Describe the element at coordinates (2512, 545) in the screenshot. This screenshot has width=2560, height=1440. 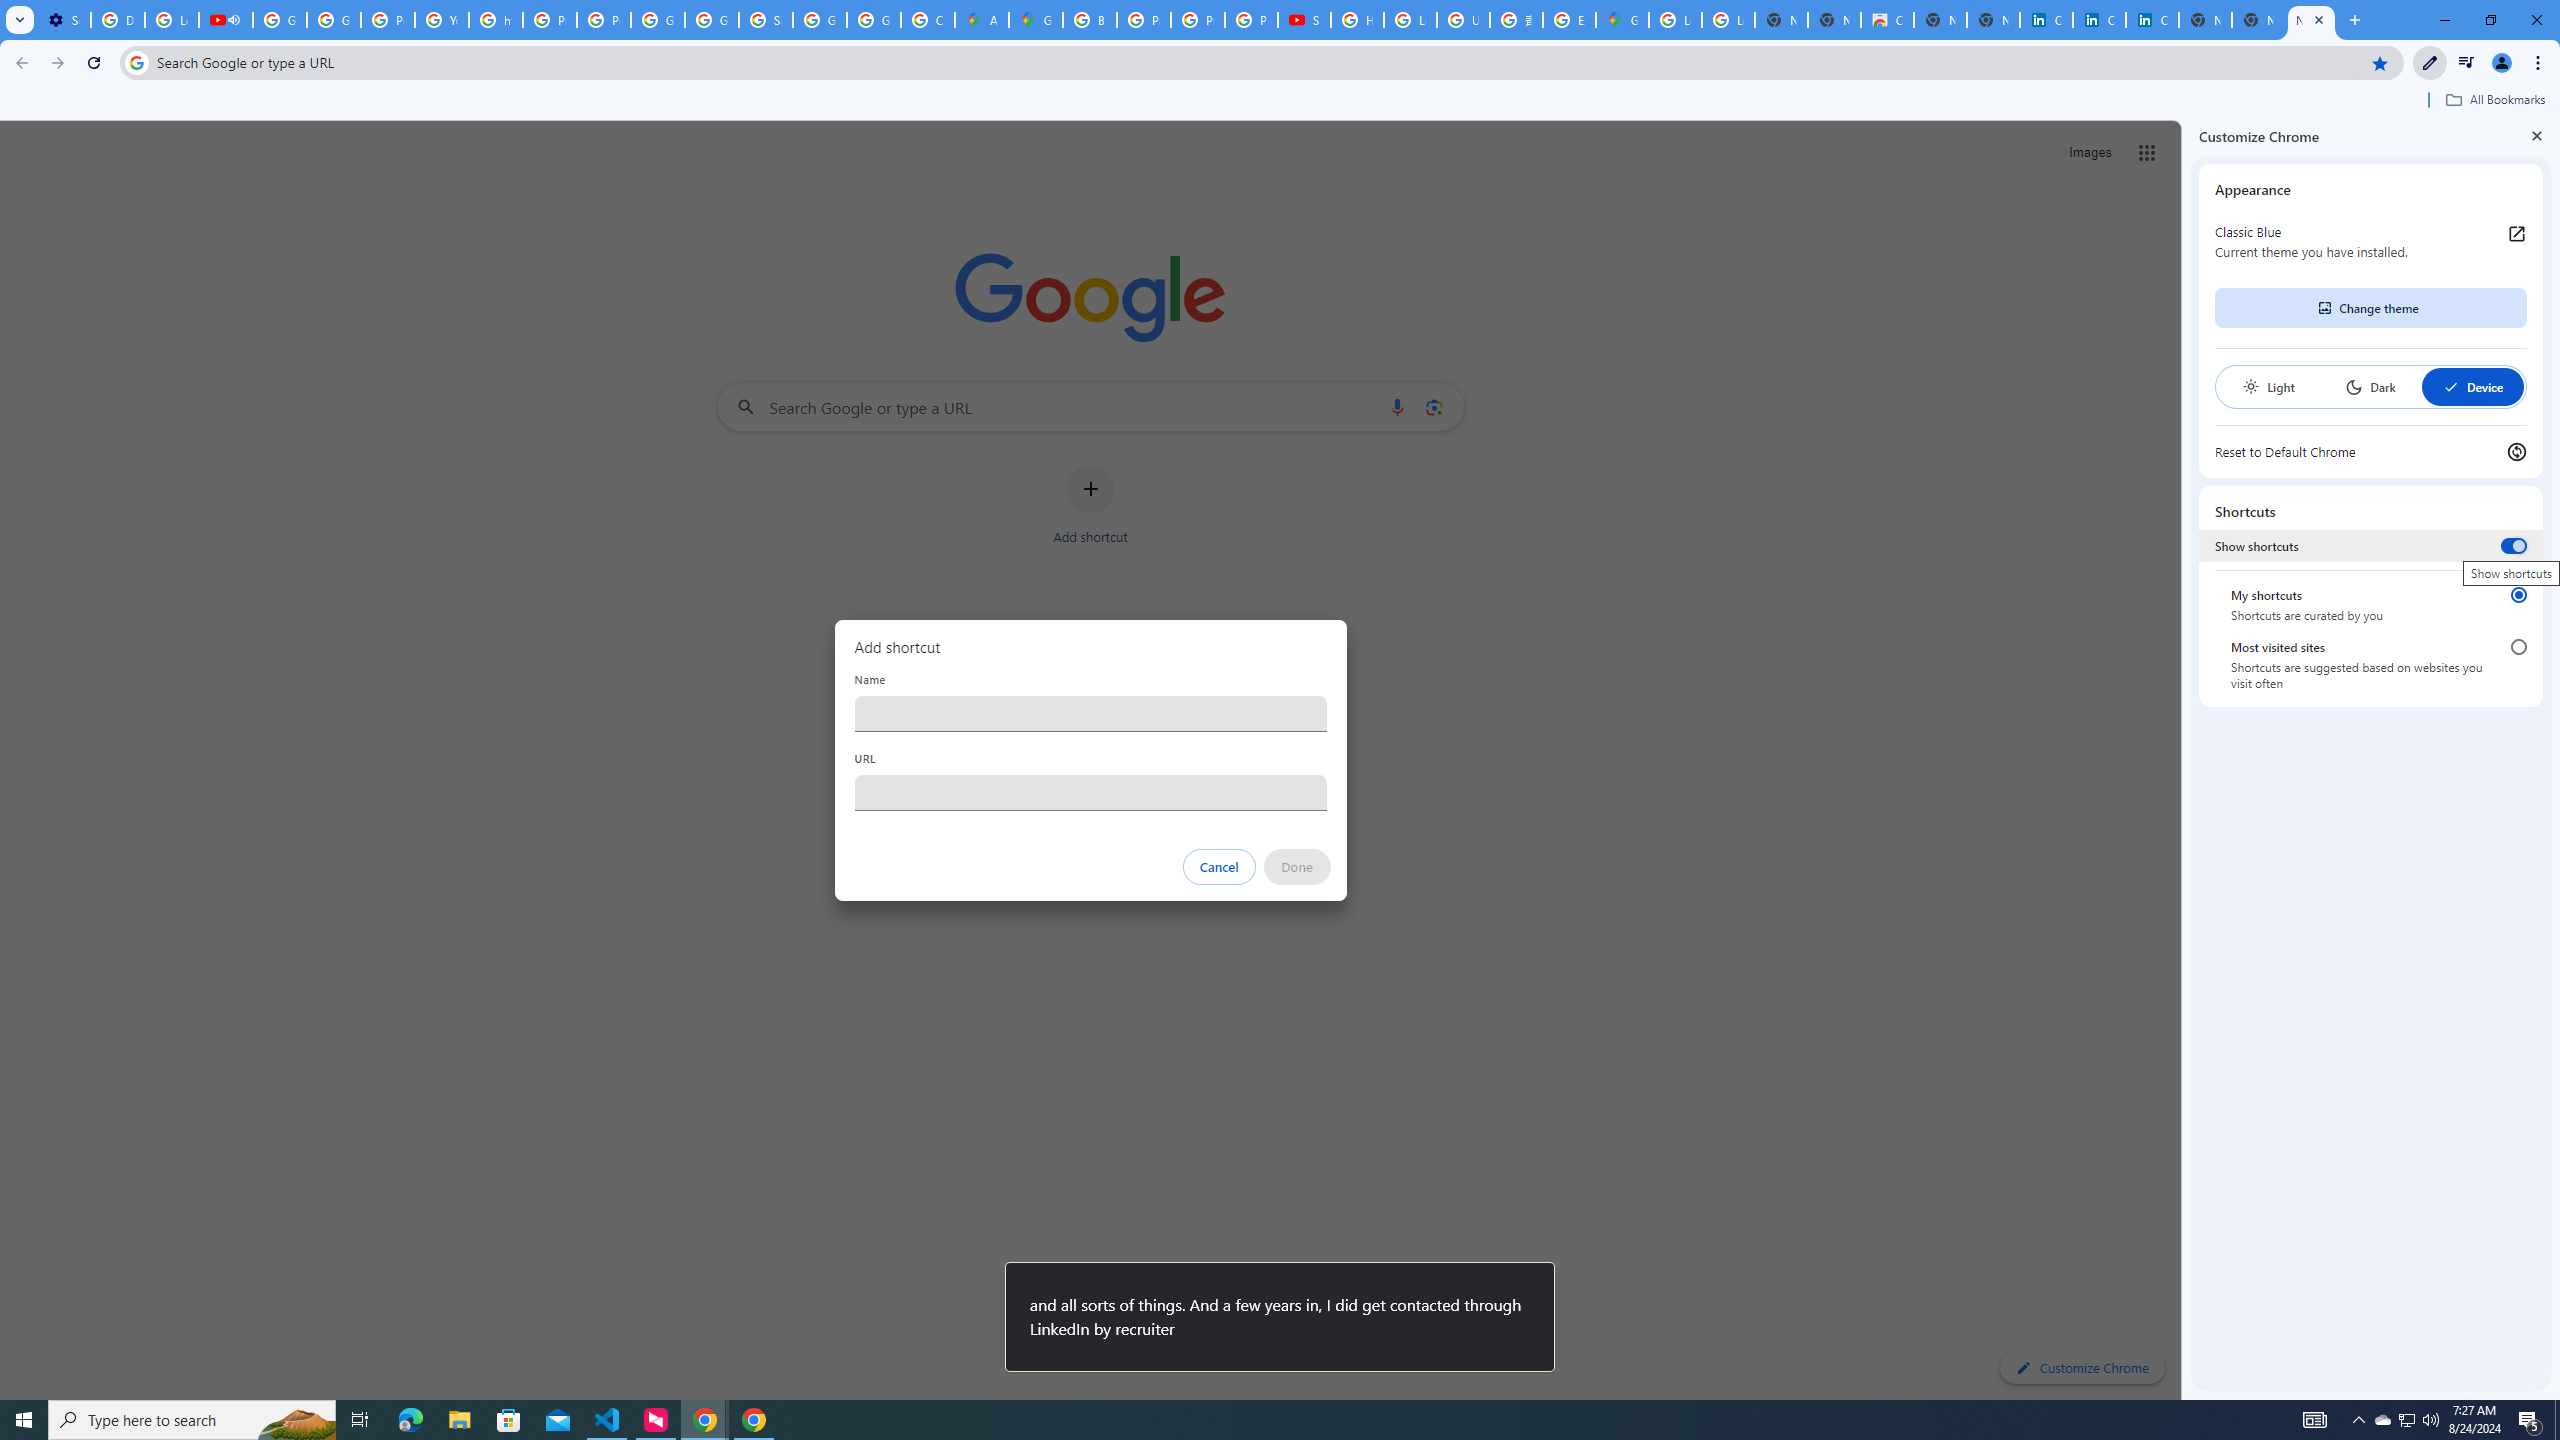
I see `'Show shortcuts'` at that location.